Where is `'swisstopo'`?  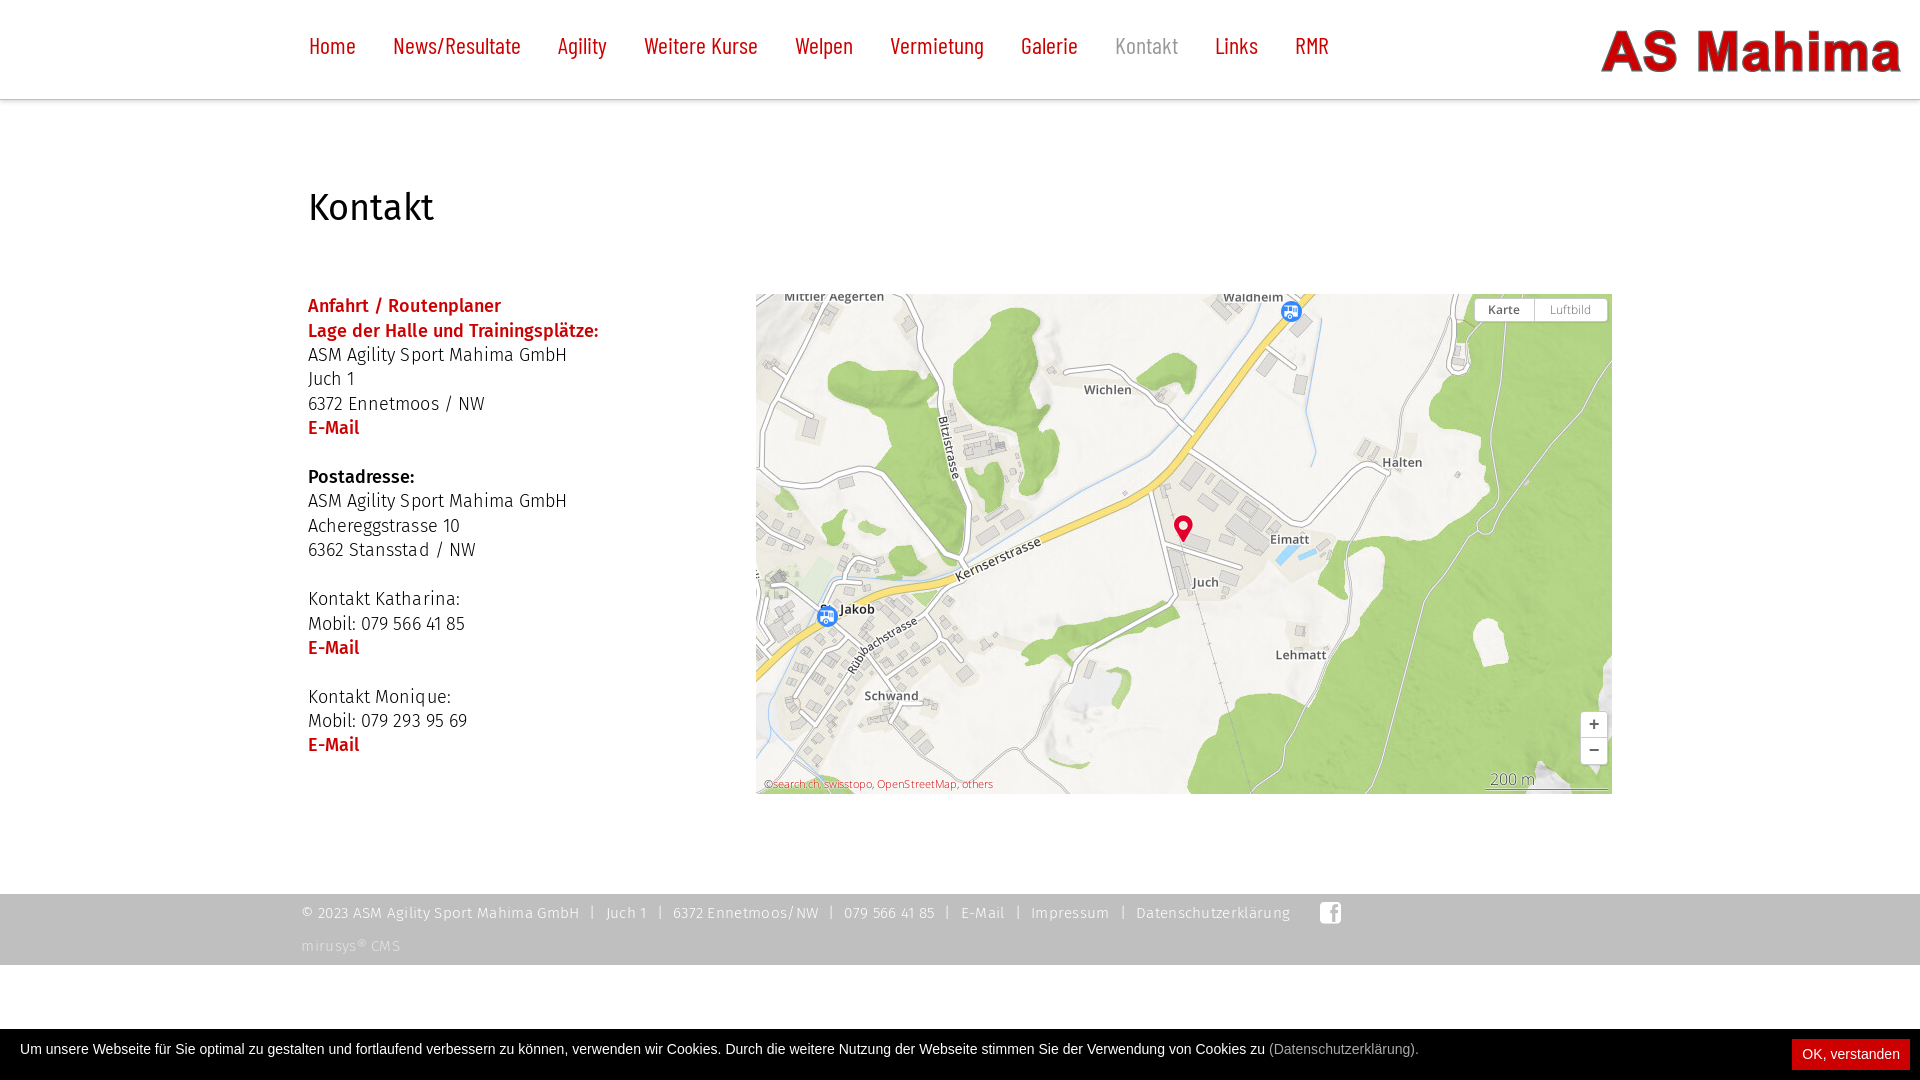 'swisstopo' is located at coordinates (848, 782).